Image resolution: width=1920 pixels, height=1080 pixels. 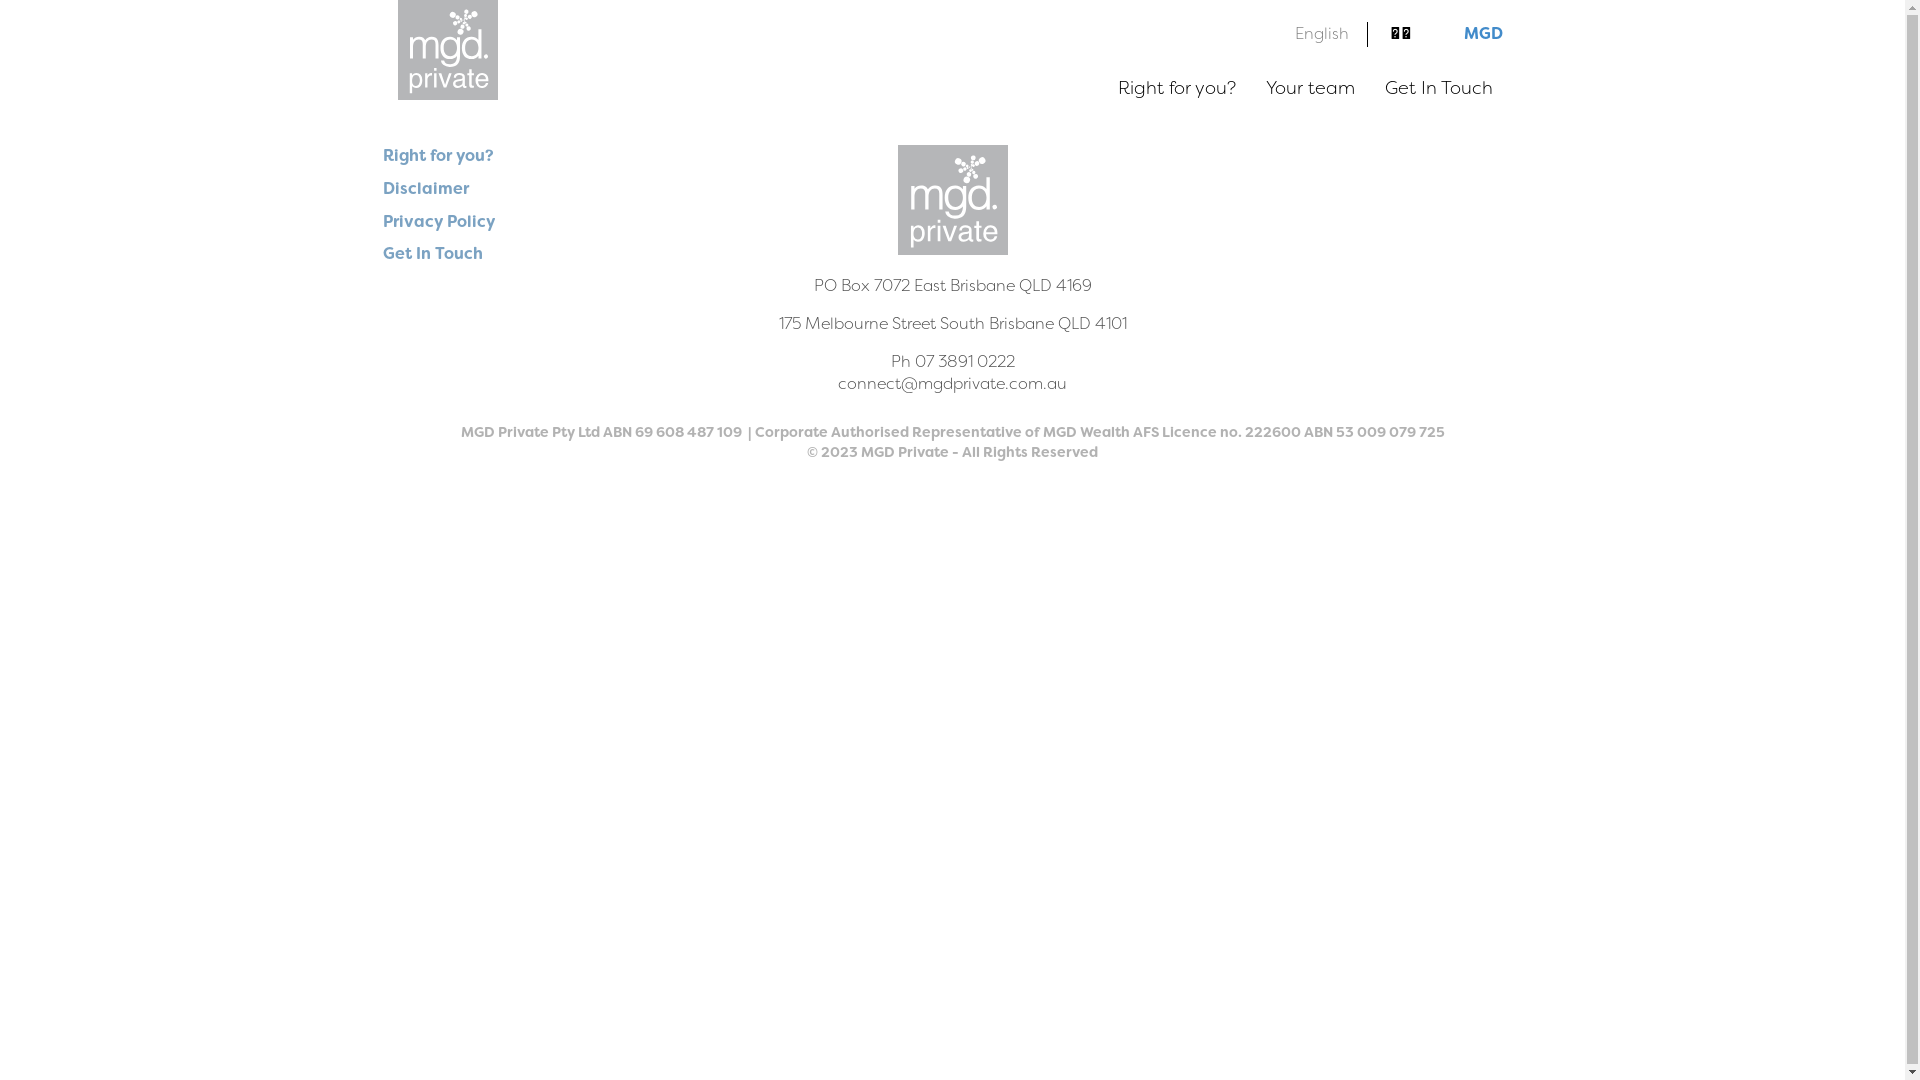 What do you see at coordinates (382, 188) in the screenshot?
I see `'Disclaimer'` at bounding box center [382, 188].